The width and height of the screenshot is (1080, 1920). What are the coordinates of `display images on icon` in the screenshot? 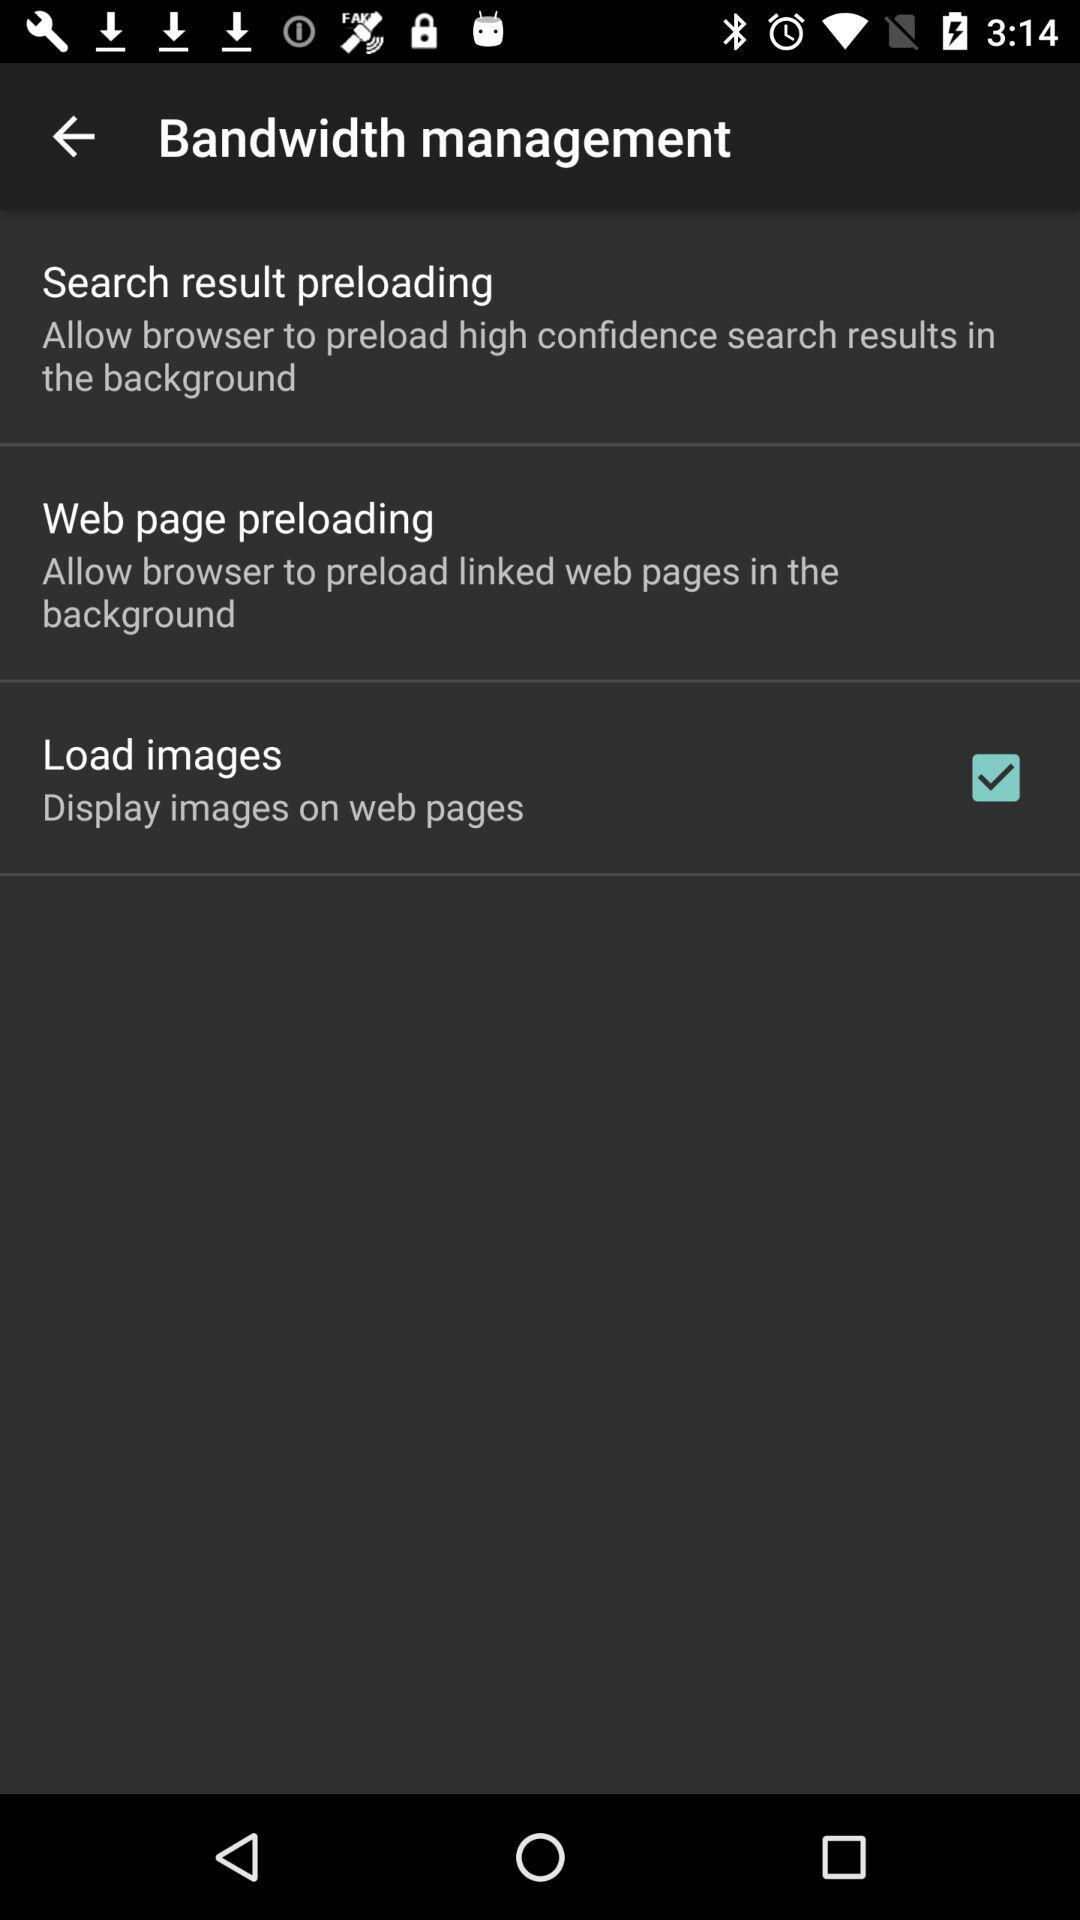 It's located at (283, 806).